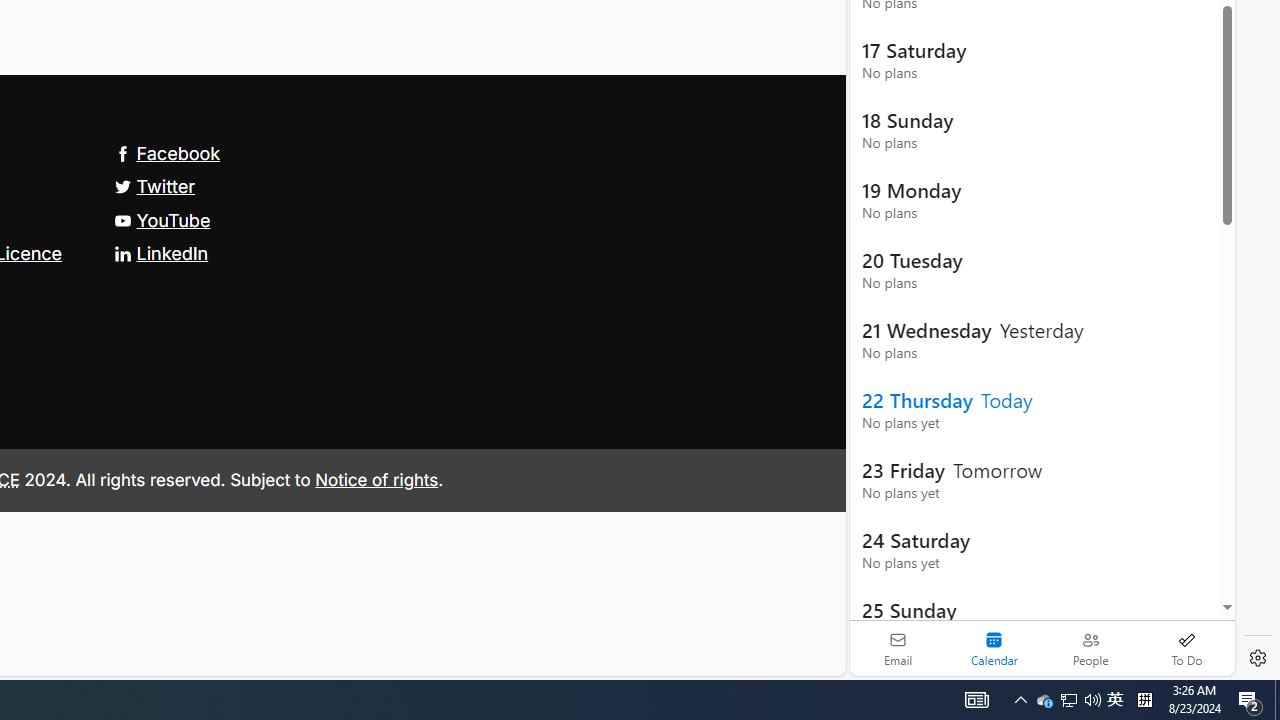 The image size is (1280, 720). What do you see at coordinates (897, 648) in the screenshot?
I see `'Email'` at bounding box center [897, 648].